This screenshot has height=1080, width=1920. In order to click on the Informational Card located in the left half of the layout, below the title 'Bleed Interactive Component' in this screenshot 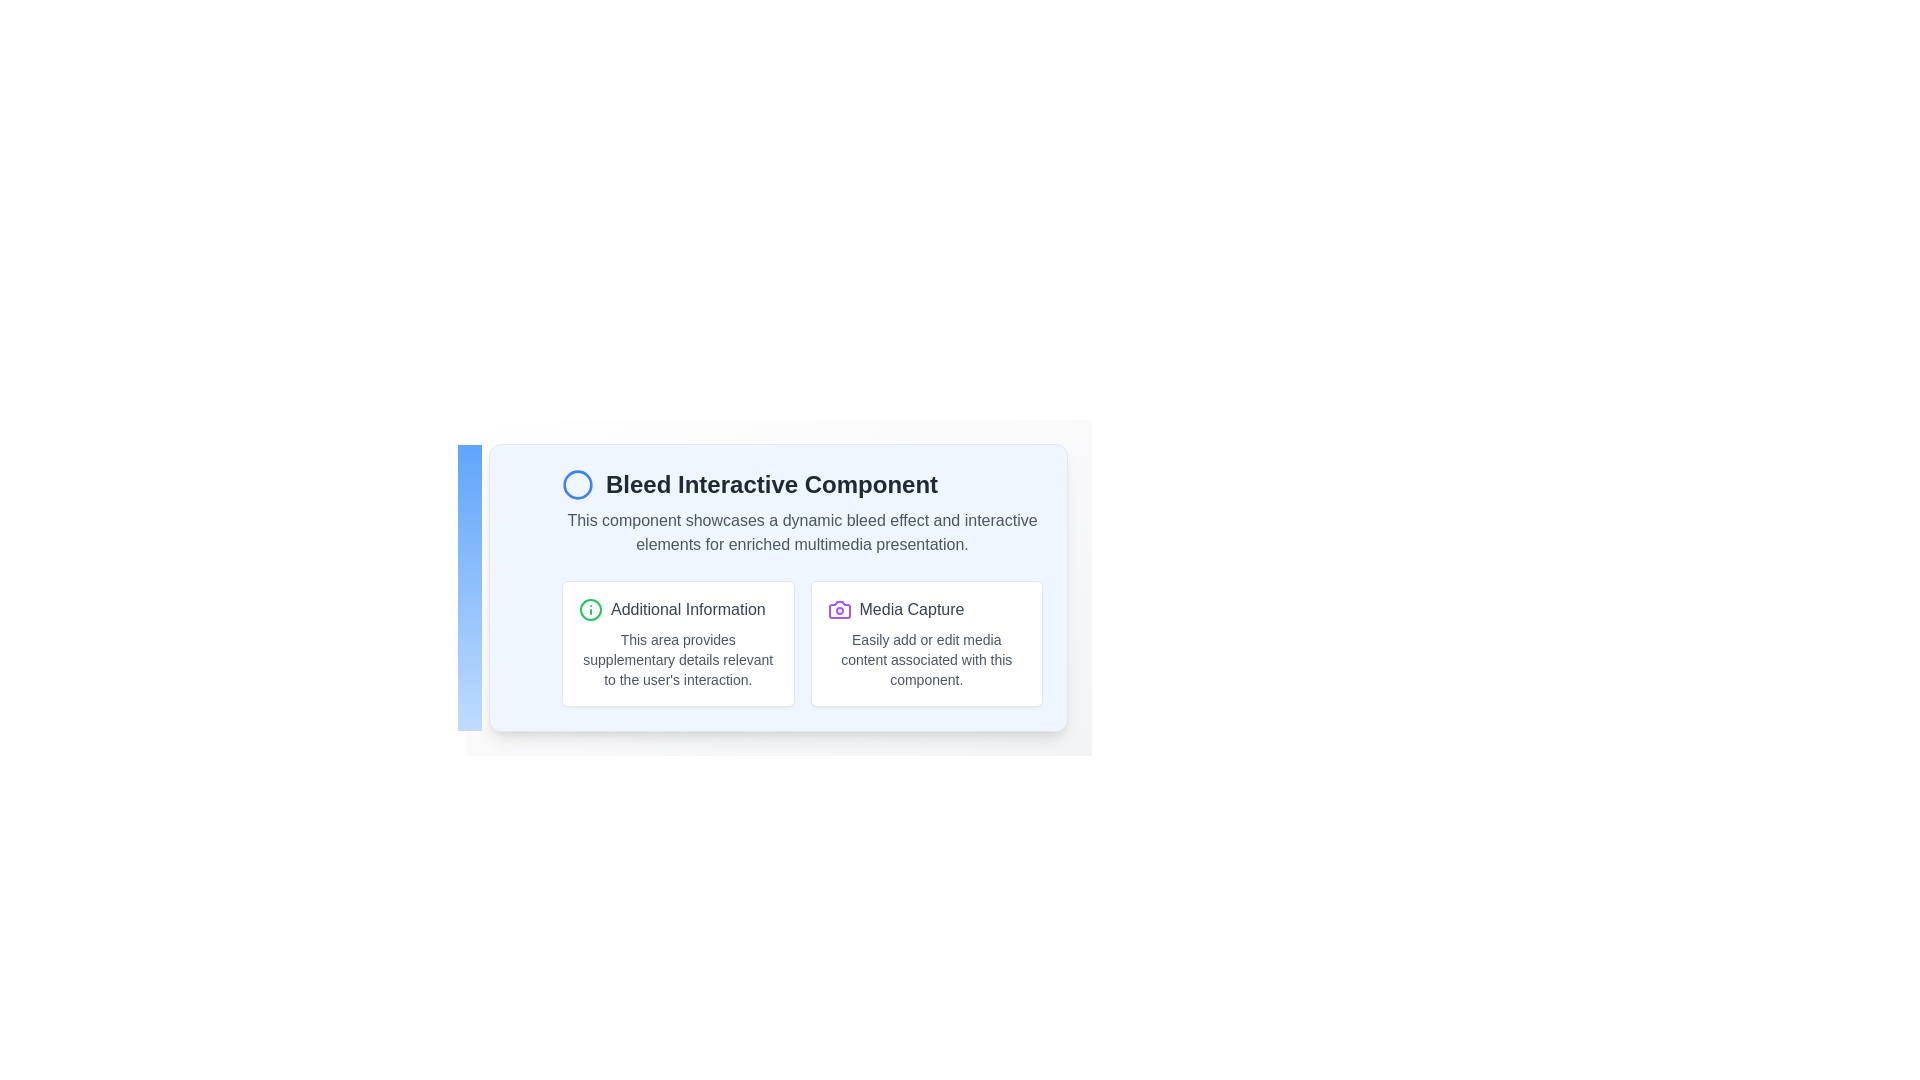, I will do `click(678, 644)`.